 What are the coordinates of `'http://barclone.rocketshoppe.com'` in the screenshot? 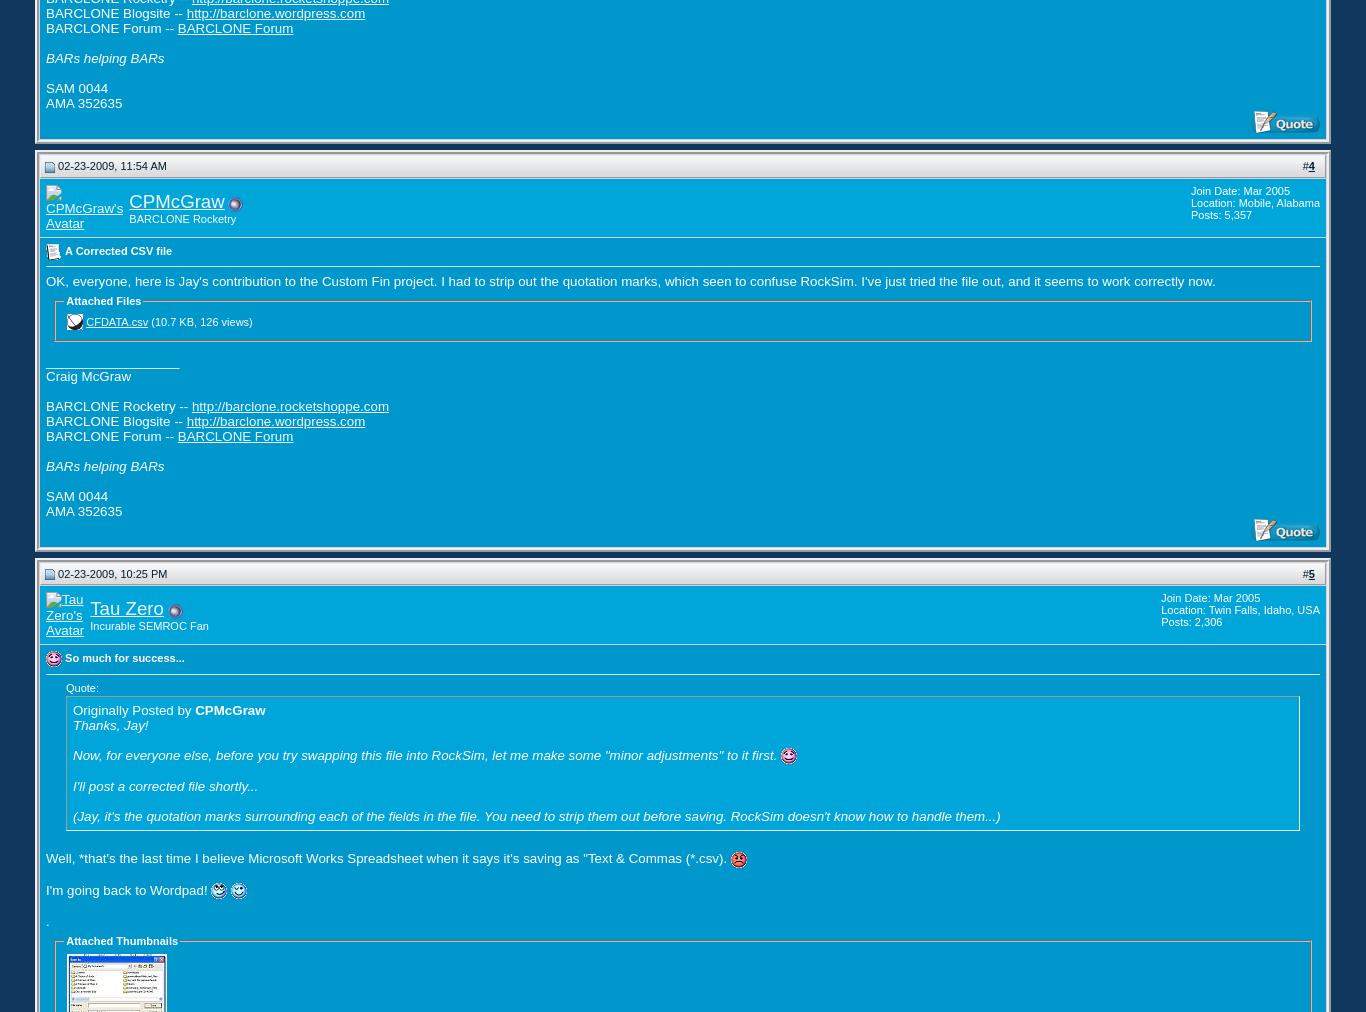 It's located at (289, 405).